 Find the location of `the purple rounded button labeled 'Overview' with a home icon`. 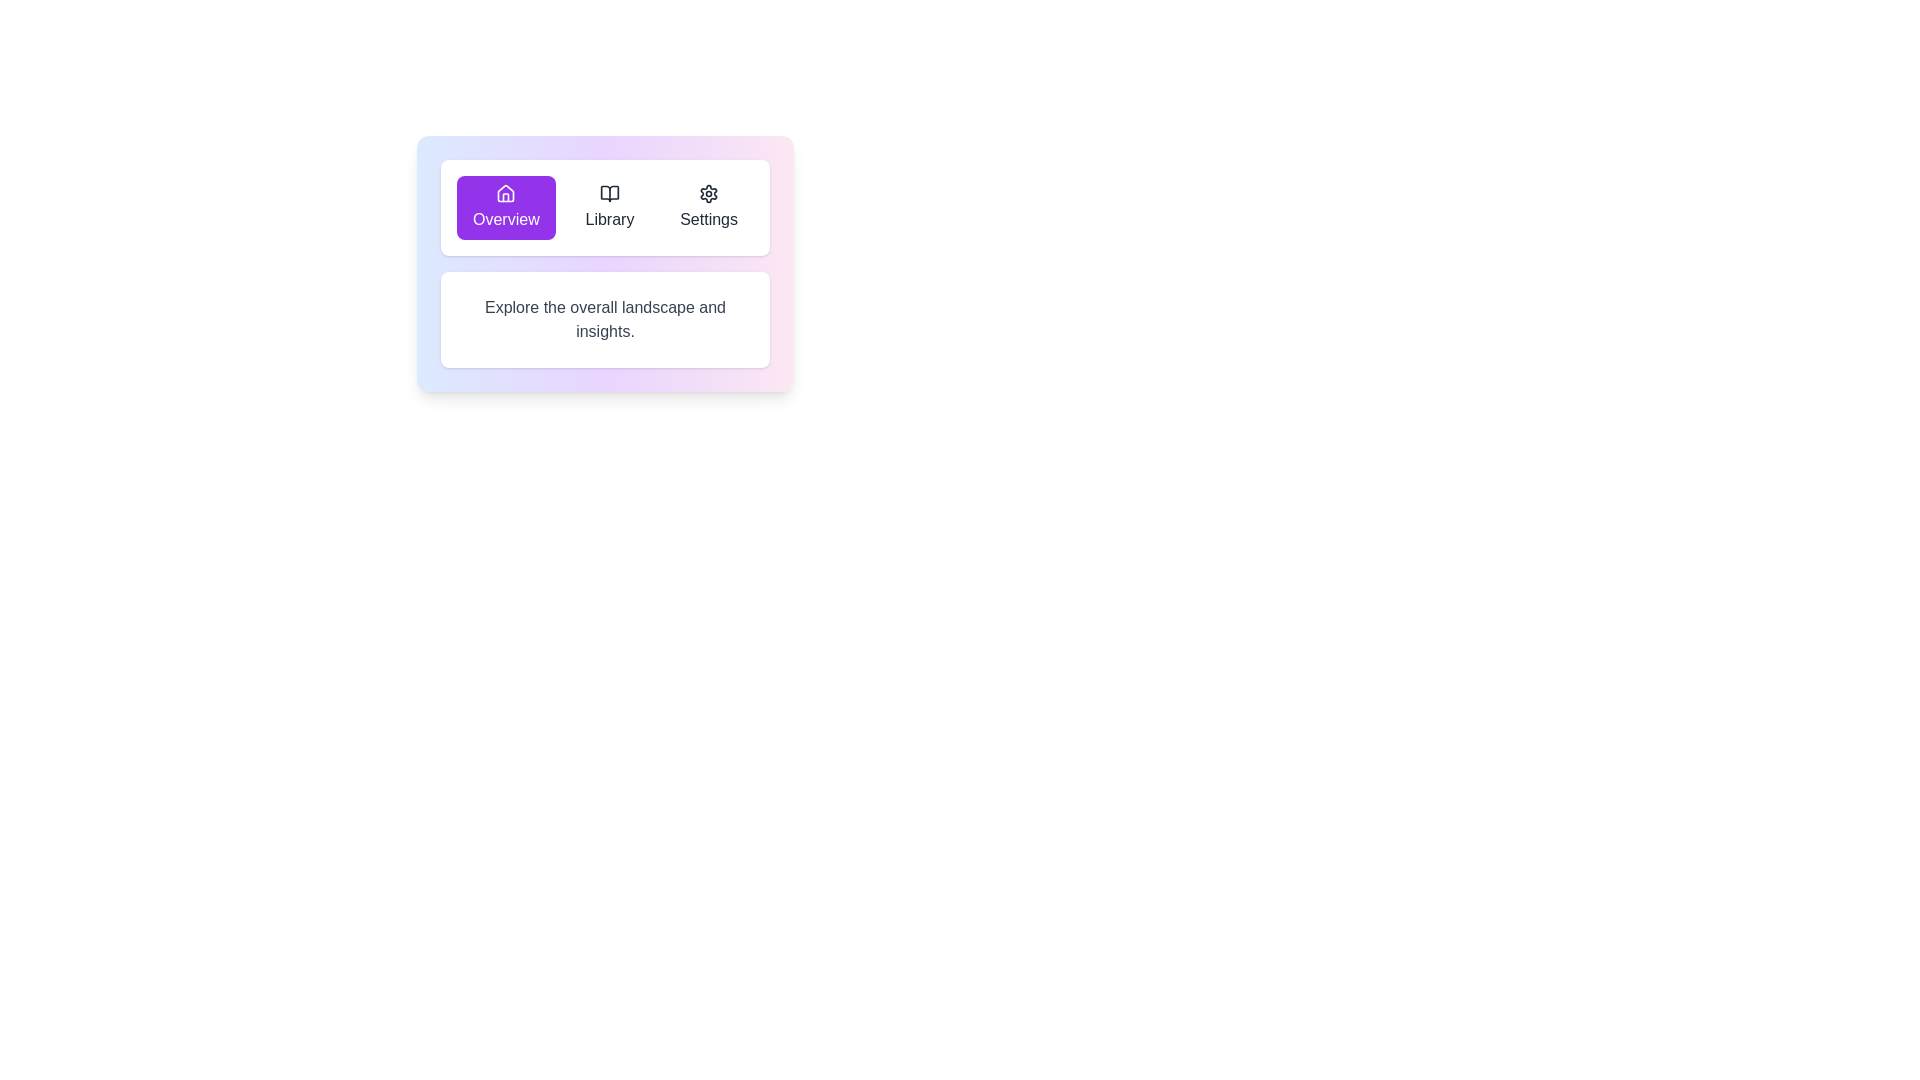

the purple rounded button labeled 'Overview' with a home icon is located at coordinates (506, 208).